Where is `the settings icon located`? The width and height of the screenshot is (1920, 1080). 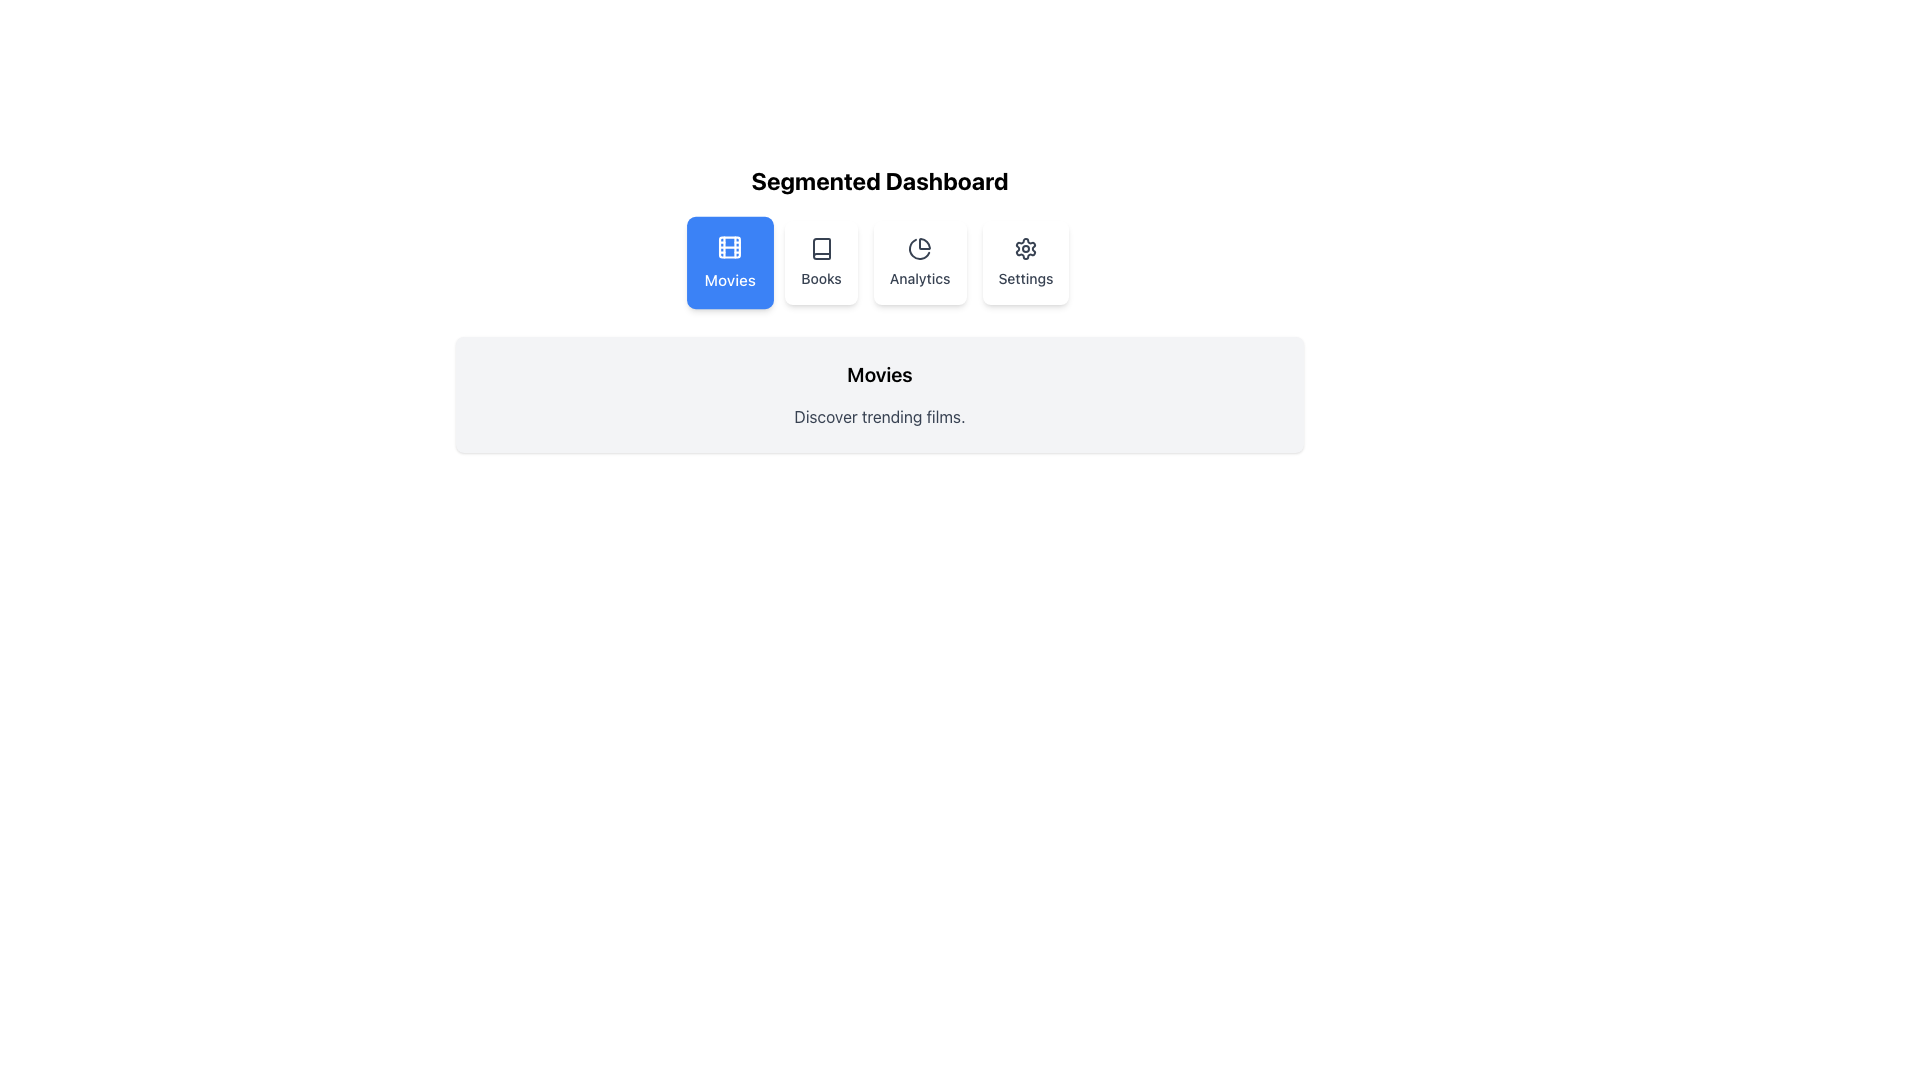 the settings icon located is located at coordinates (1026, 248).